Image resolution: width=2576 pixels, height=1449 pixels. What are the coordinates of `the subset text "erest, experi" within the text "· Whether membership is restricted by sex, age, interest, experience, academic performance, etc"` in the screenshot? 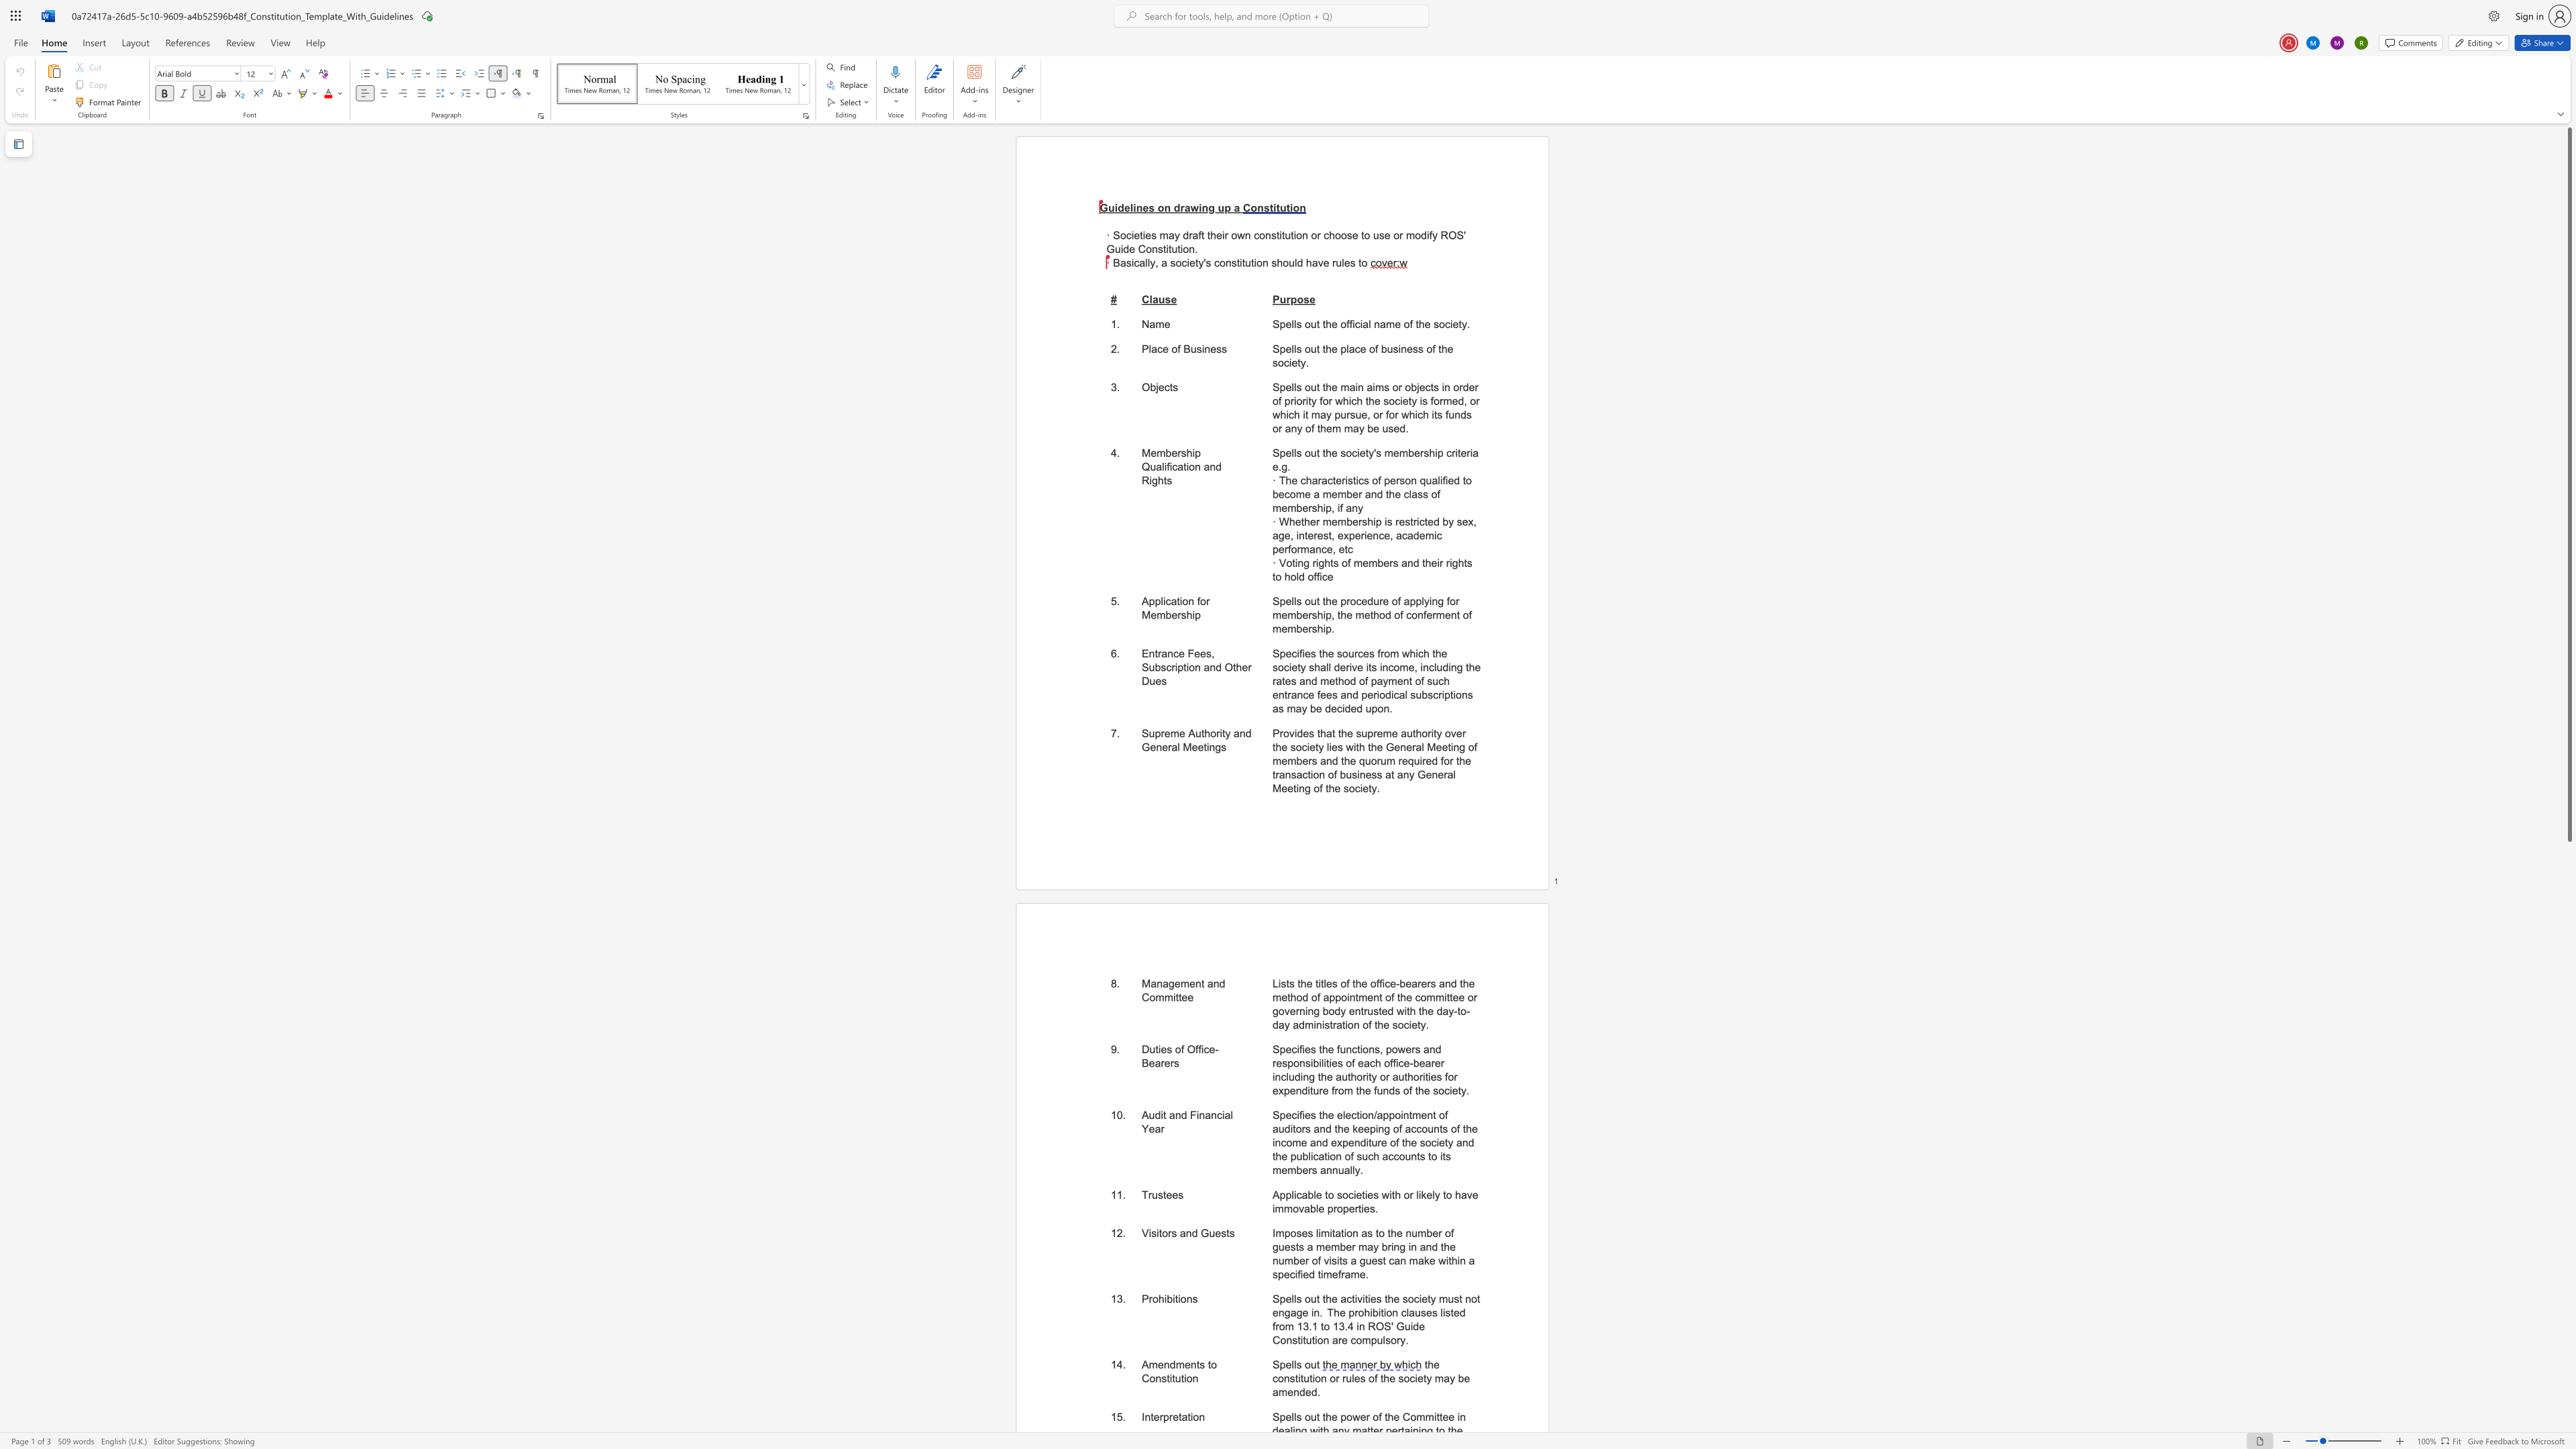 It's located at (1307, 535).